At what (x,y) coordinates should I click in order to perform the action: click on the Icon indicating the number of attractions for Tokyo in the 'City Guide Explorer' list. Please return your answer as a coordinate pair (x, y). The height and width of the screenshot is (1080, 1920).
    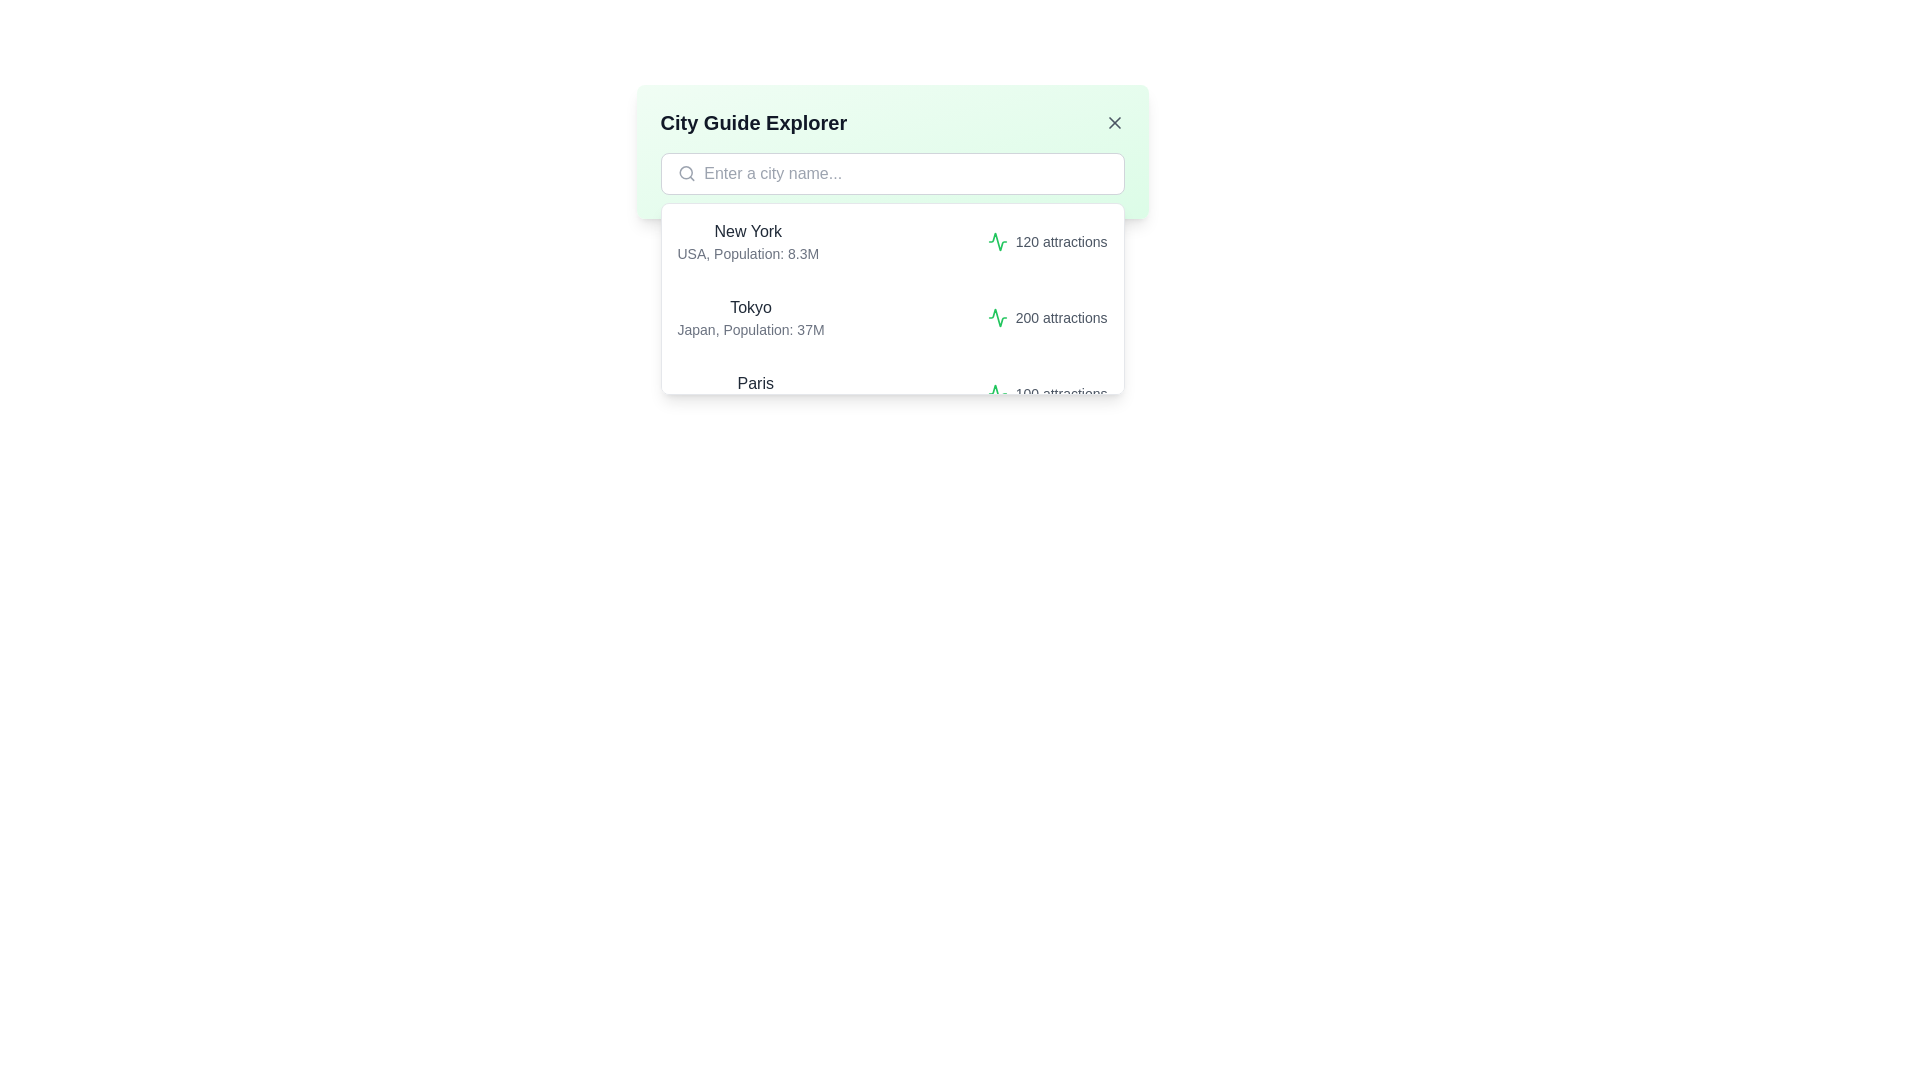
    Looking at the image, I should click on (997, 316).